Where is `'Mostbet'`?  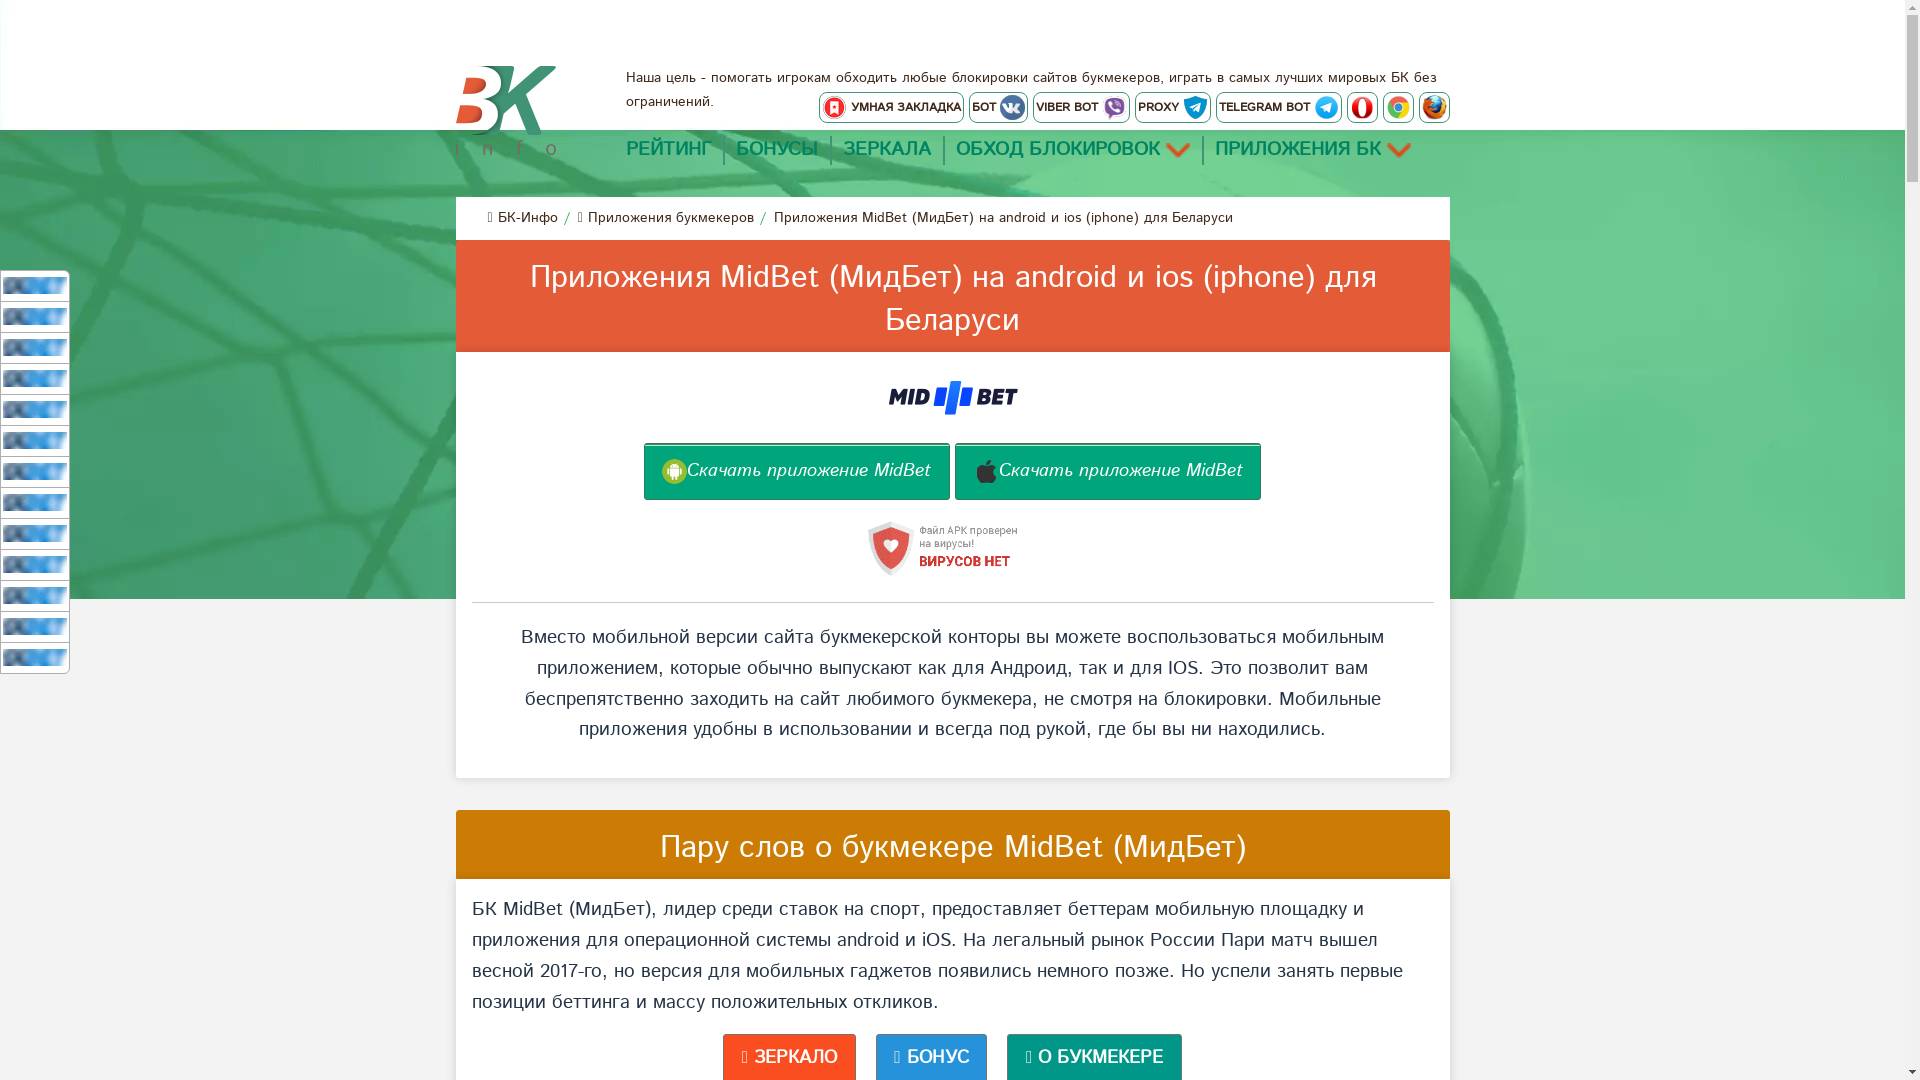
'Mostbet' is located at coordinates (34, 501).